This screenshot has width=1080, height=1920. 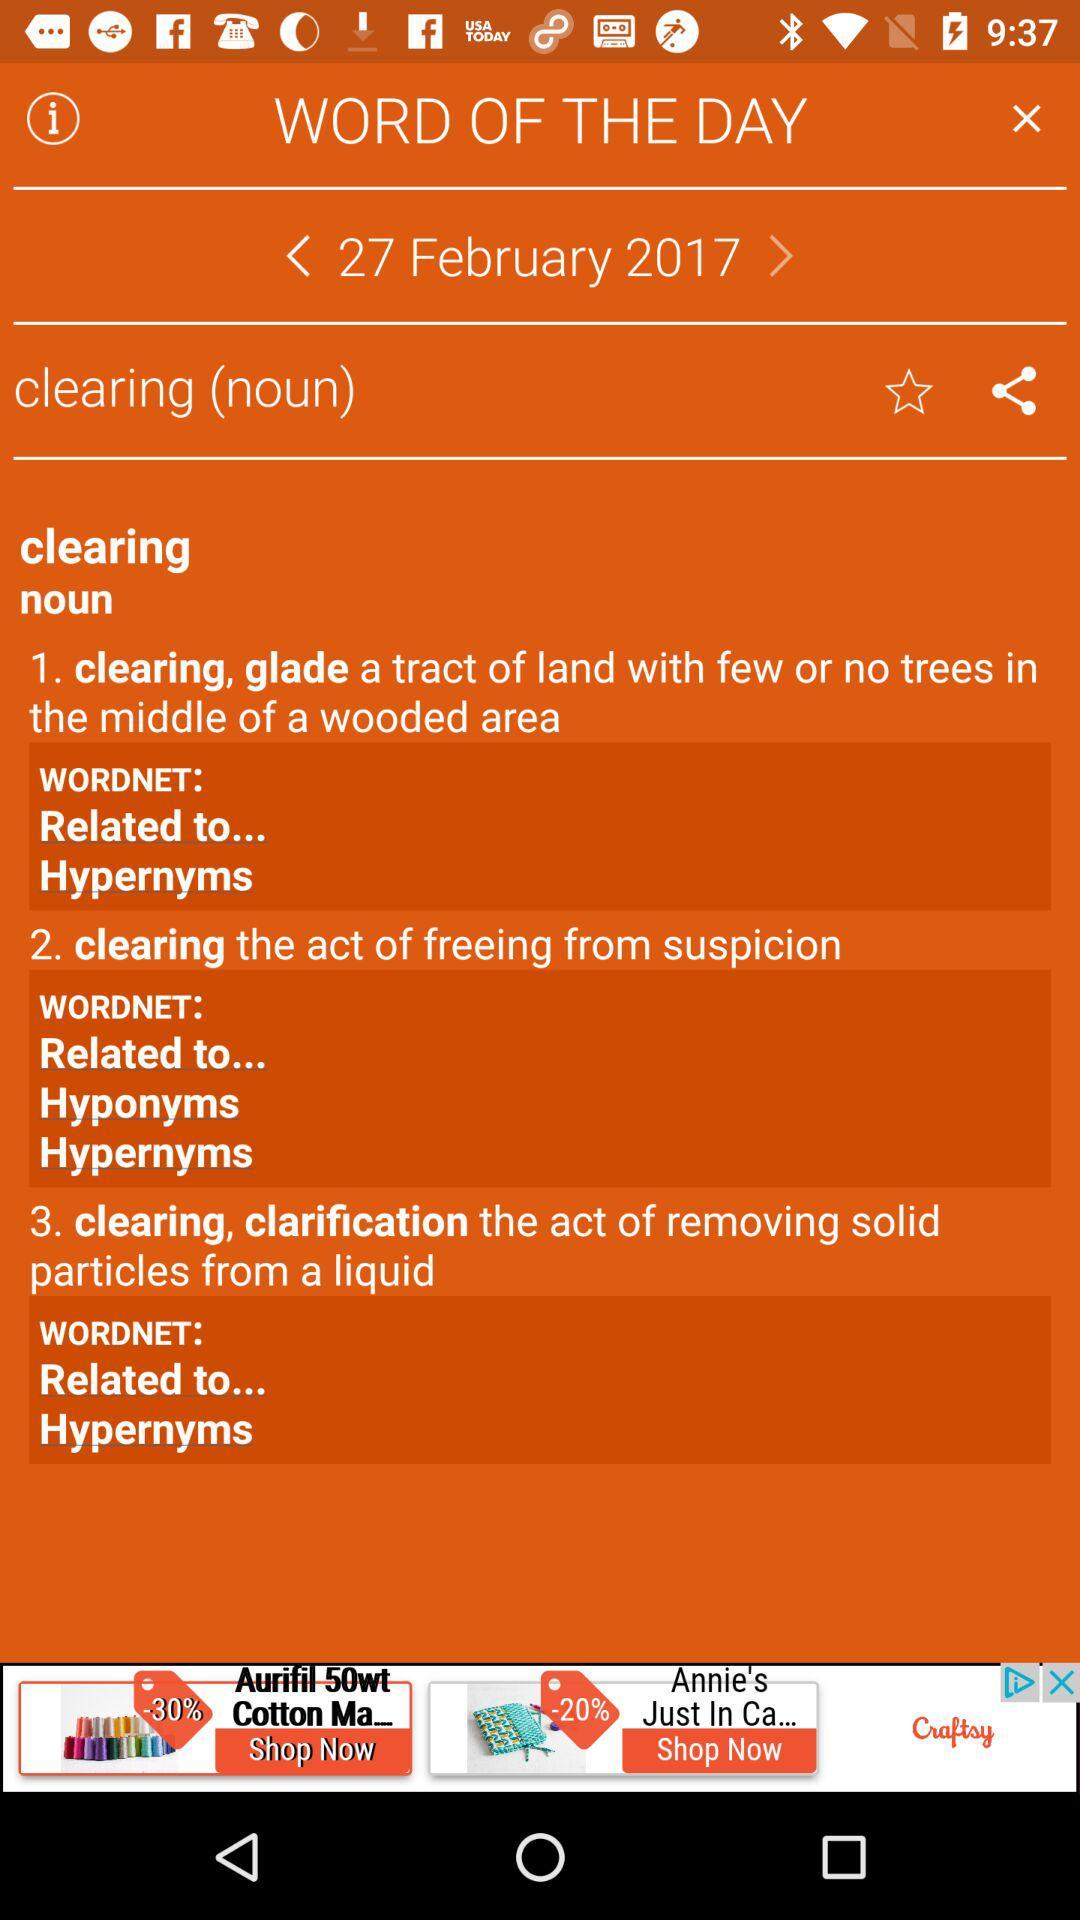 I want to click on go back, so click(x=297, y=254).